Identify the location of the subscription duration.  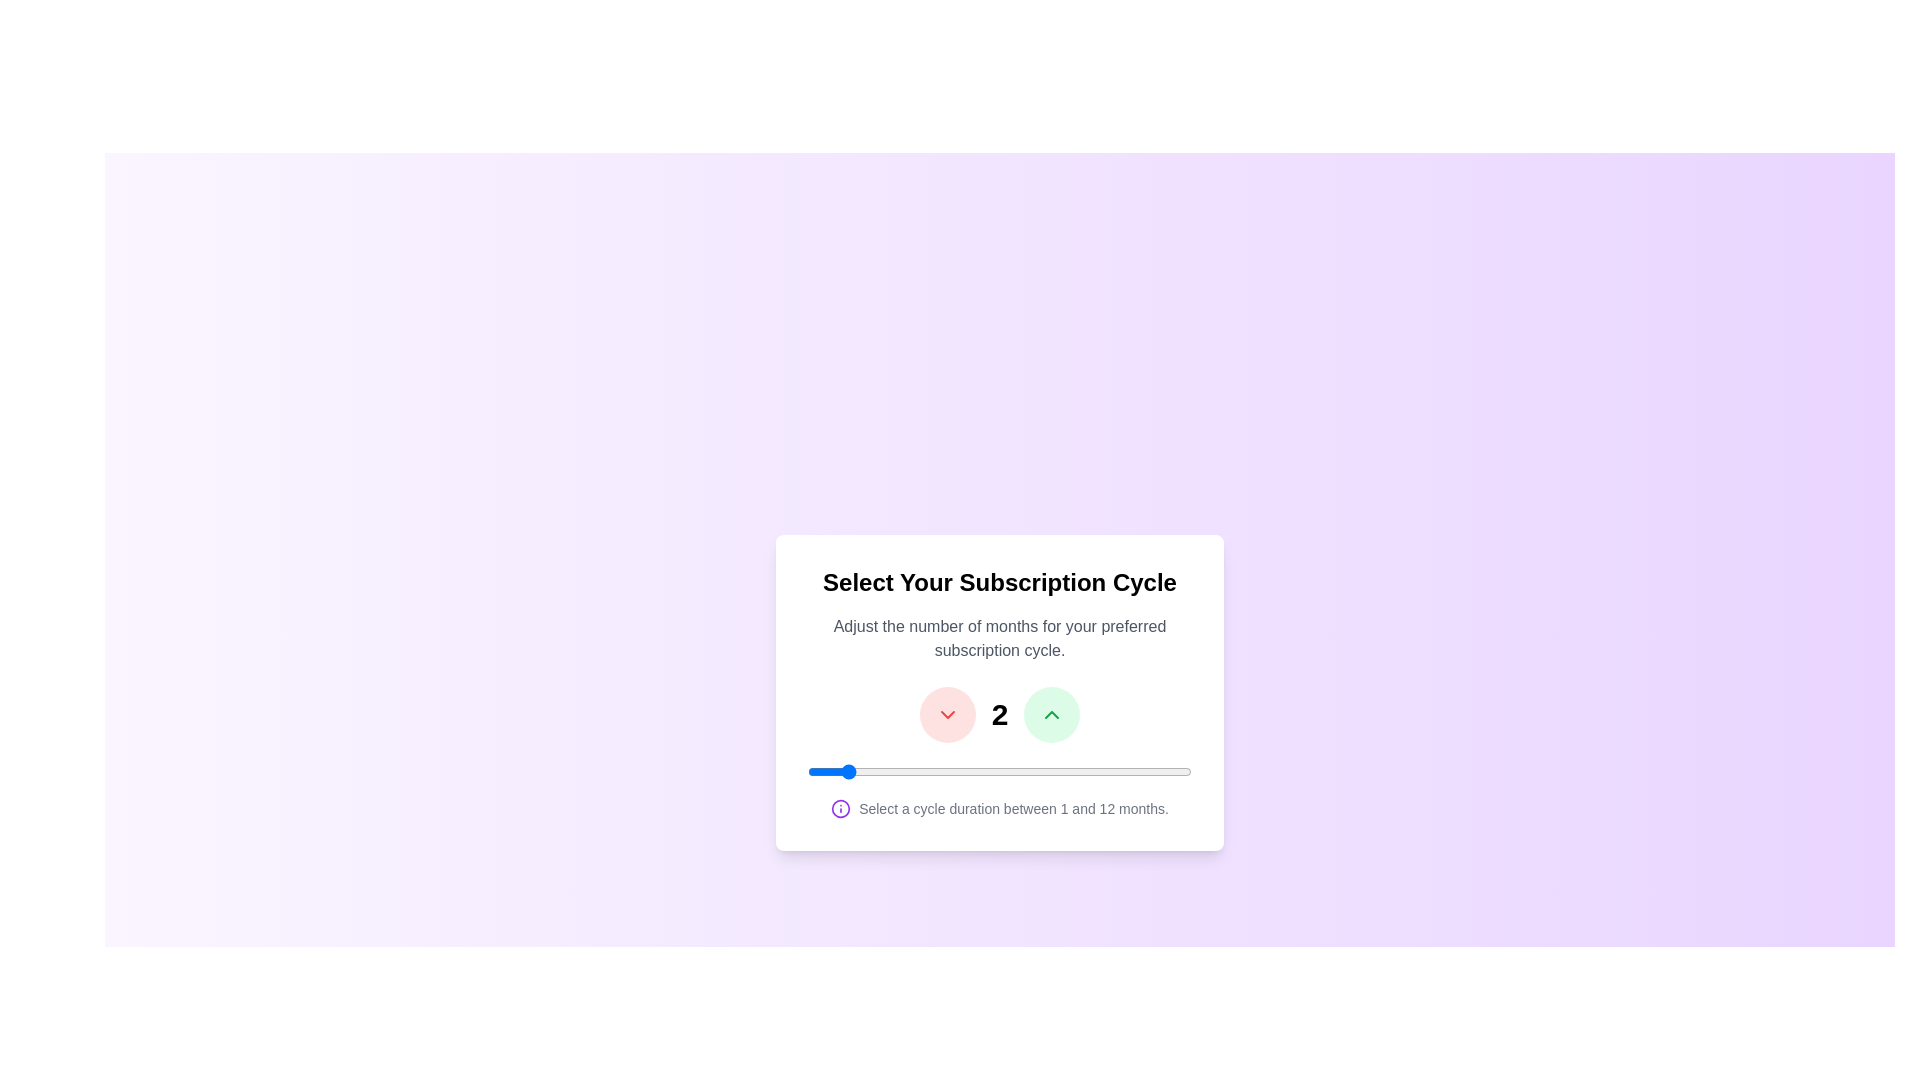
(1017, 770).